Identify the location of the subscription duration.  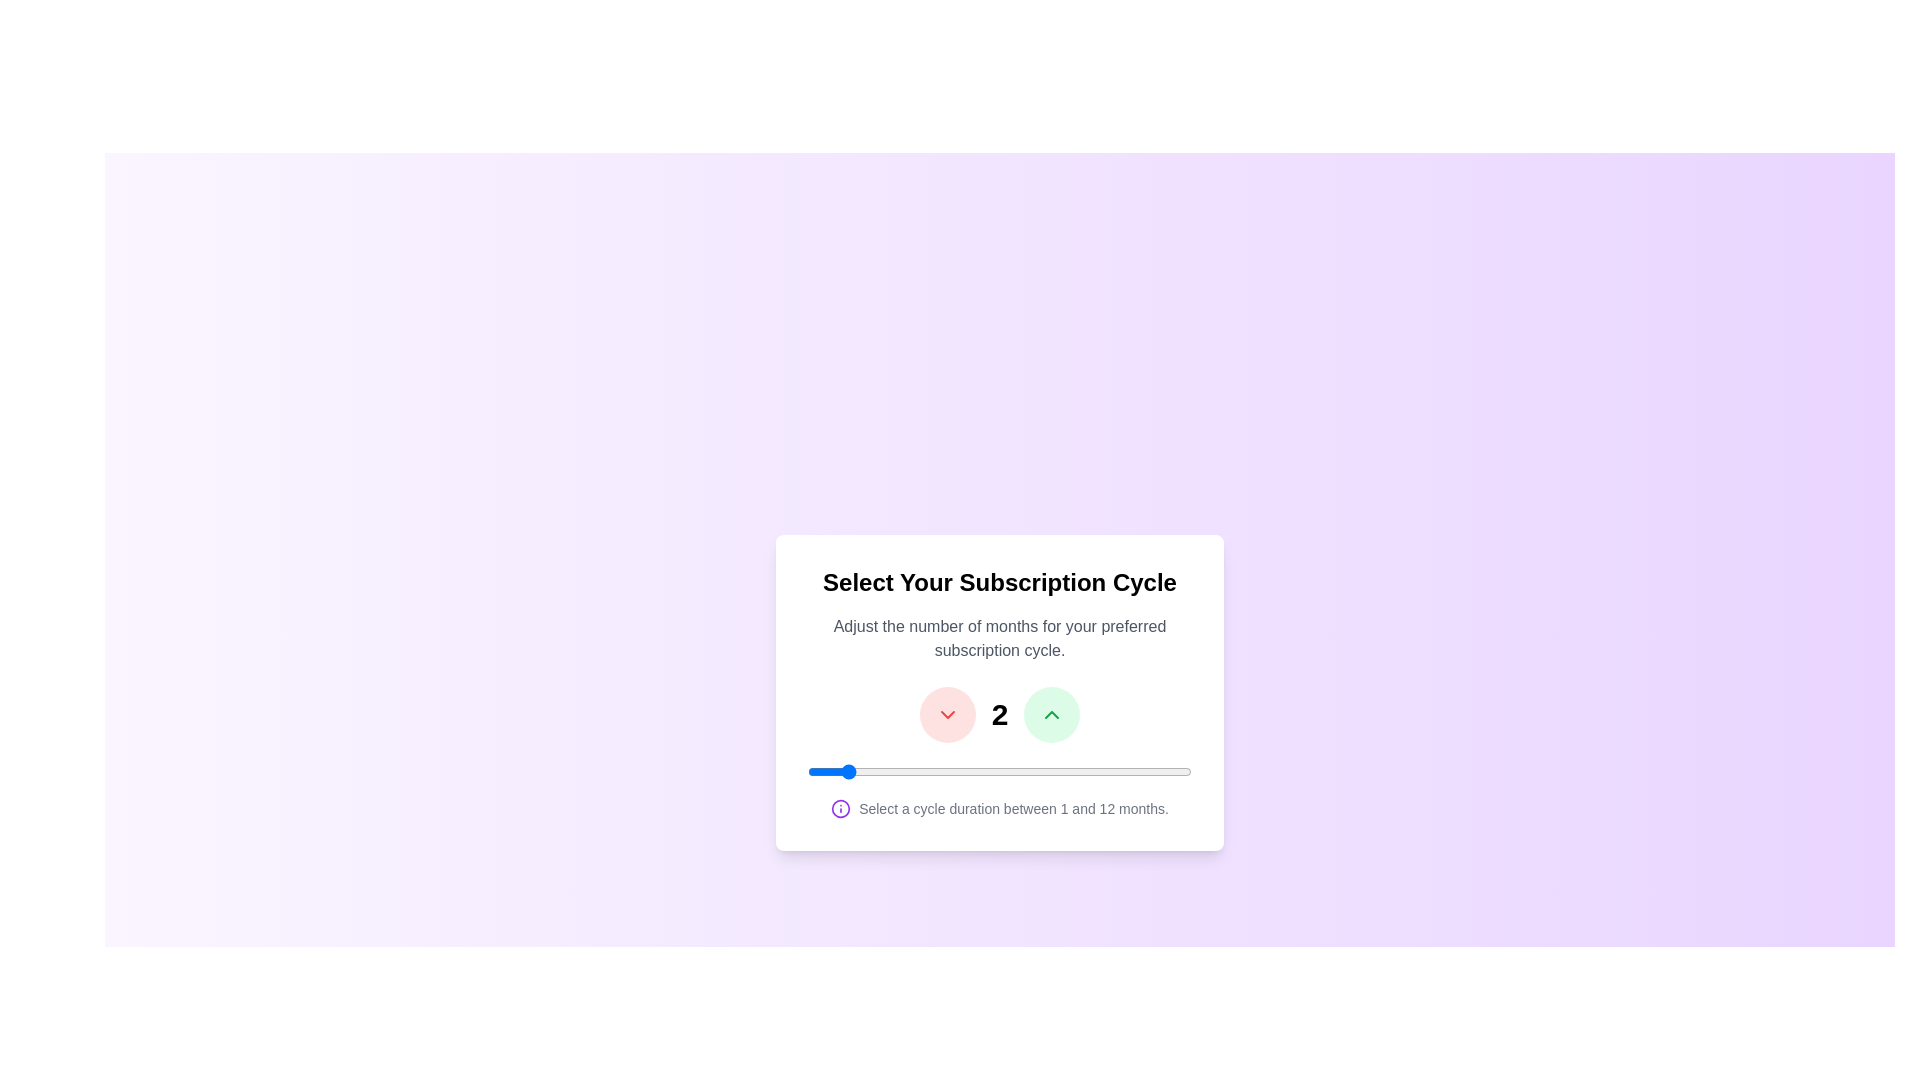
(1017, 770).